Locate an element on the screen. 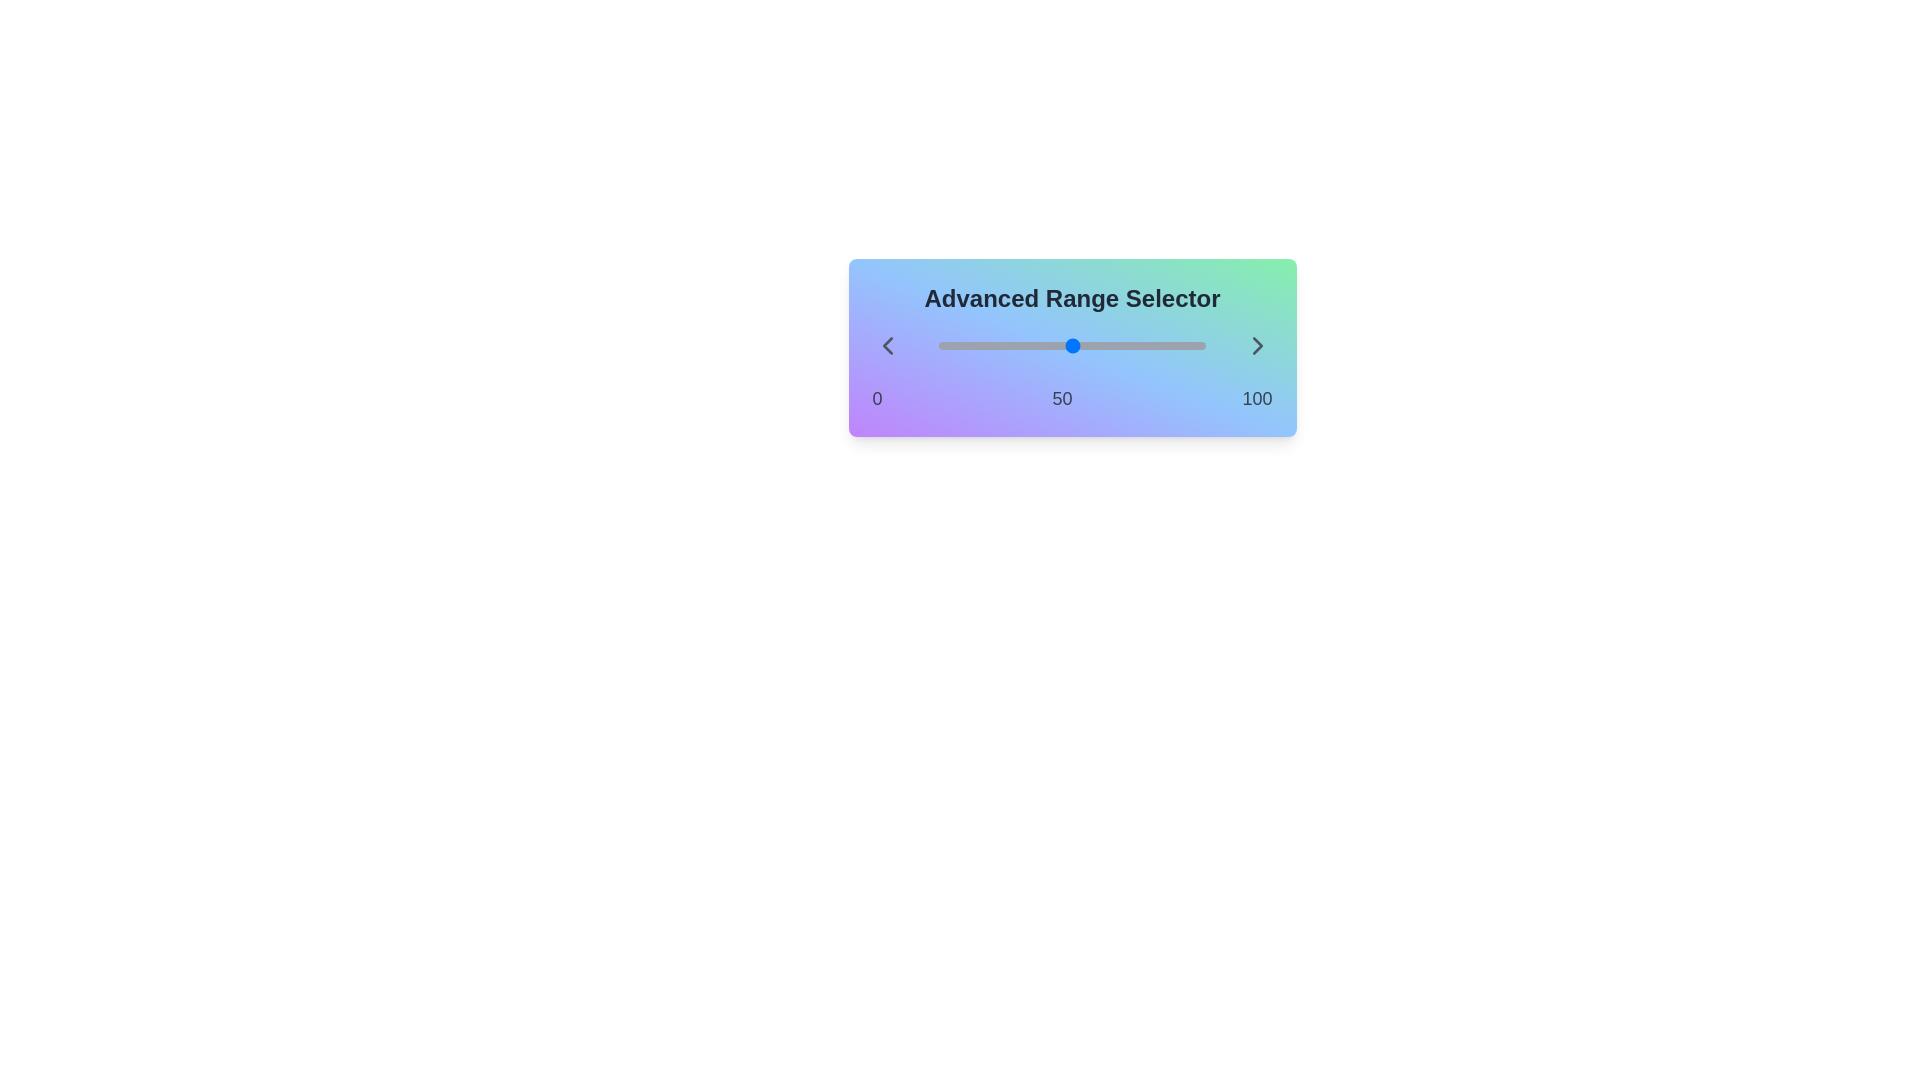  the left arrow button to decrease the value is located at coordinates (886, 345).